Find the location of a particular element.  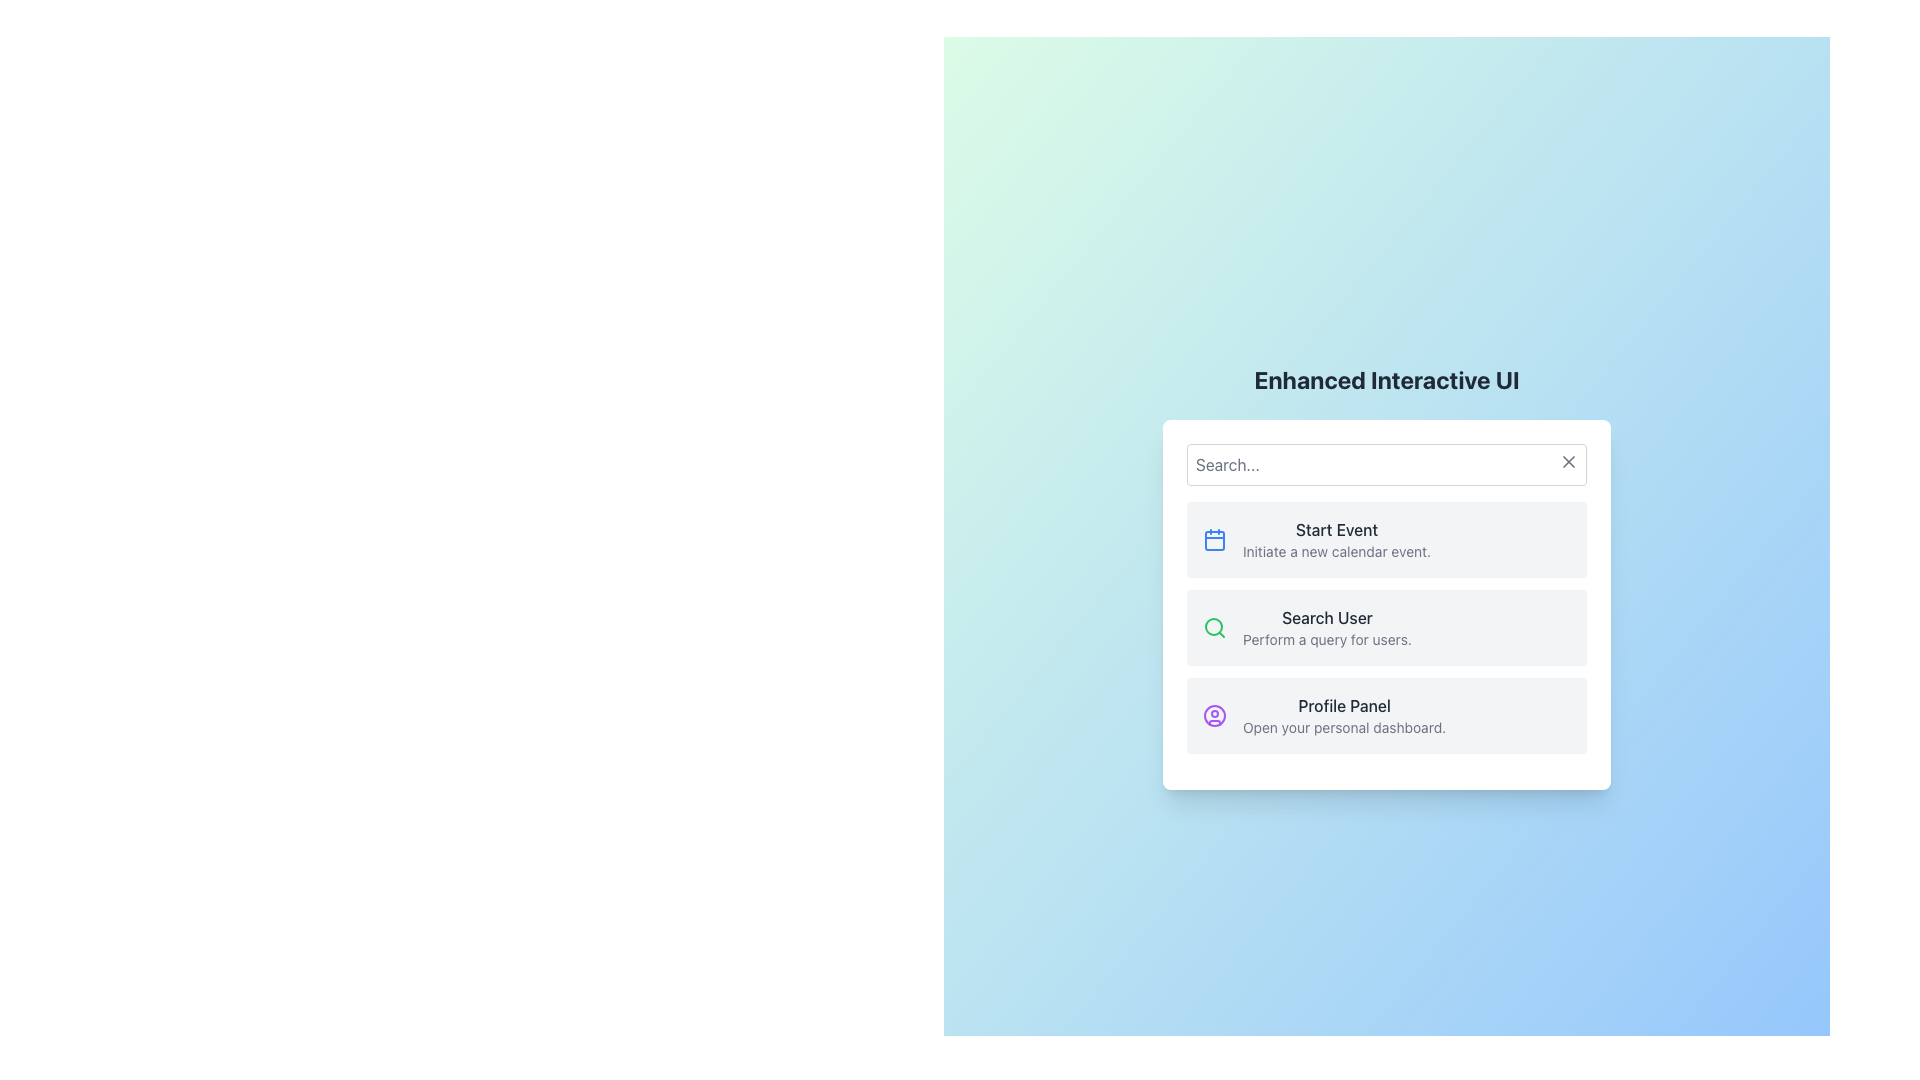

the second selectable menu item in the vertical list, which is positioned below 'Start Event' and above 'Profile Panel' is located at coordinates (1386, 627).